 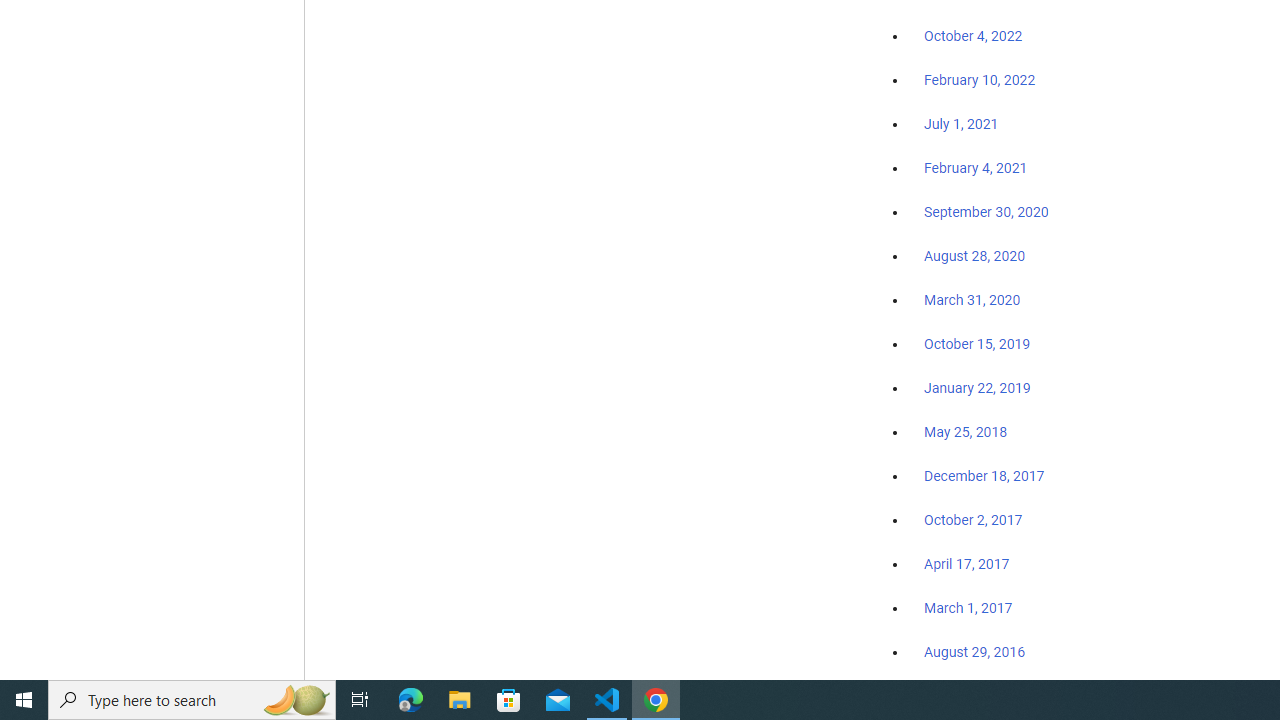 I want to click on 'February 4, 2021', so click(x=976, y=167).